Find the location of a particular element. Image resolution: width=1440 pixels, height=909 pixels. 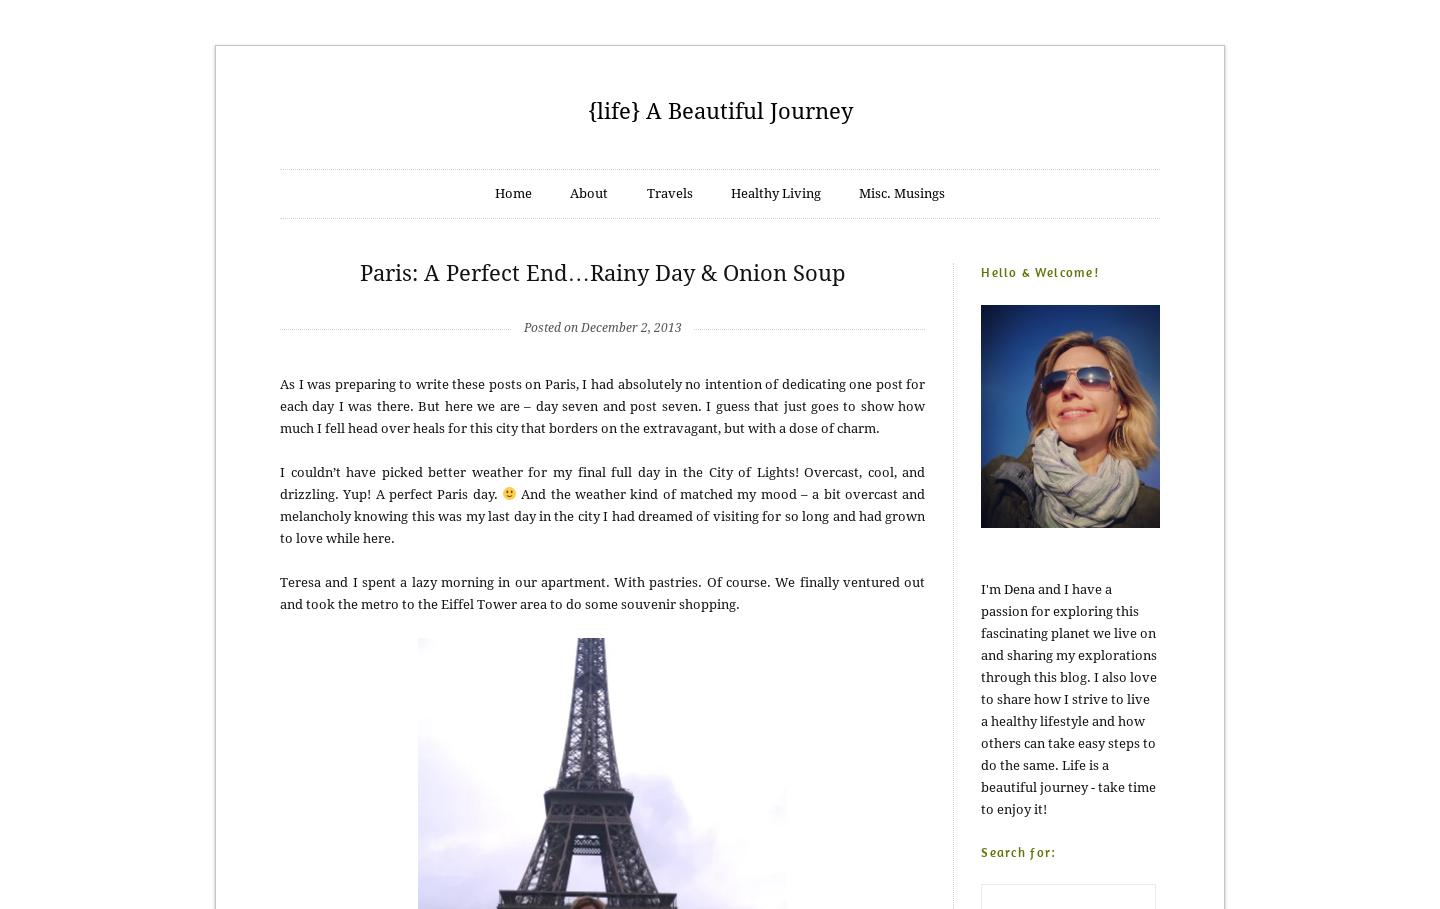

'{life} A Beautiful Journey' is located at coordinates (719, 111).